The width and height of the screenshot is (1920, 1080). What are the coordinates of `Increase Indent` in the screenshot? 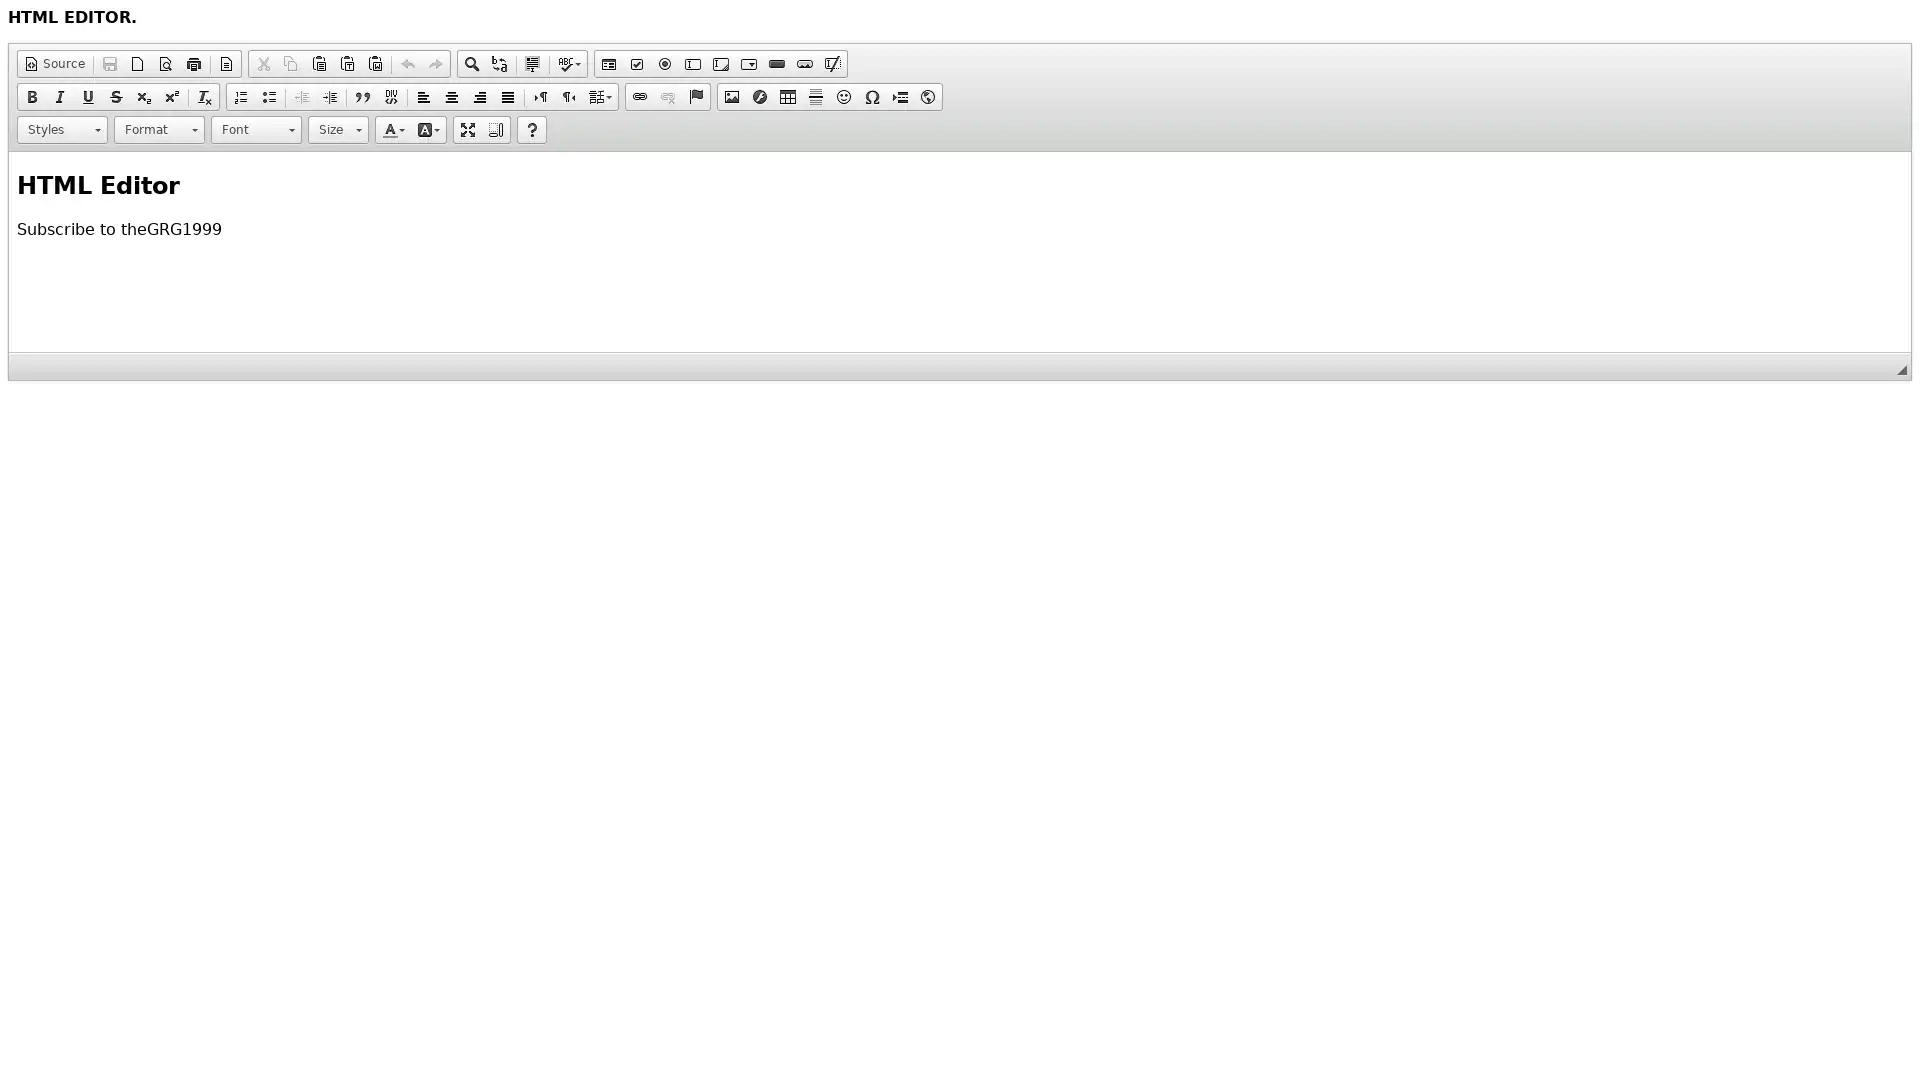 It's located at (330, 96).